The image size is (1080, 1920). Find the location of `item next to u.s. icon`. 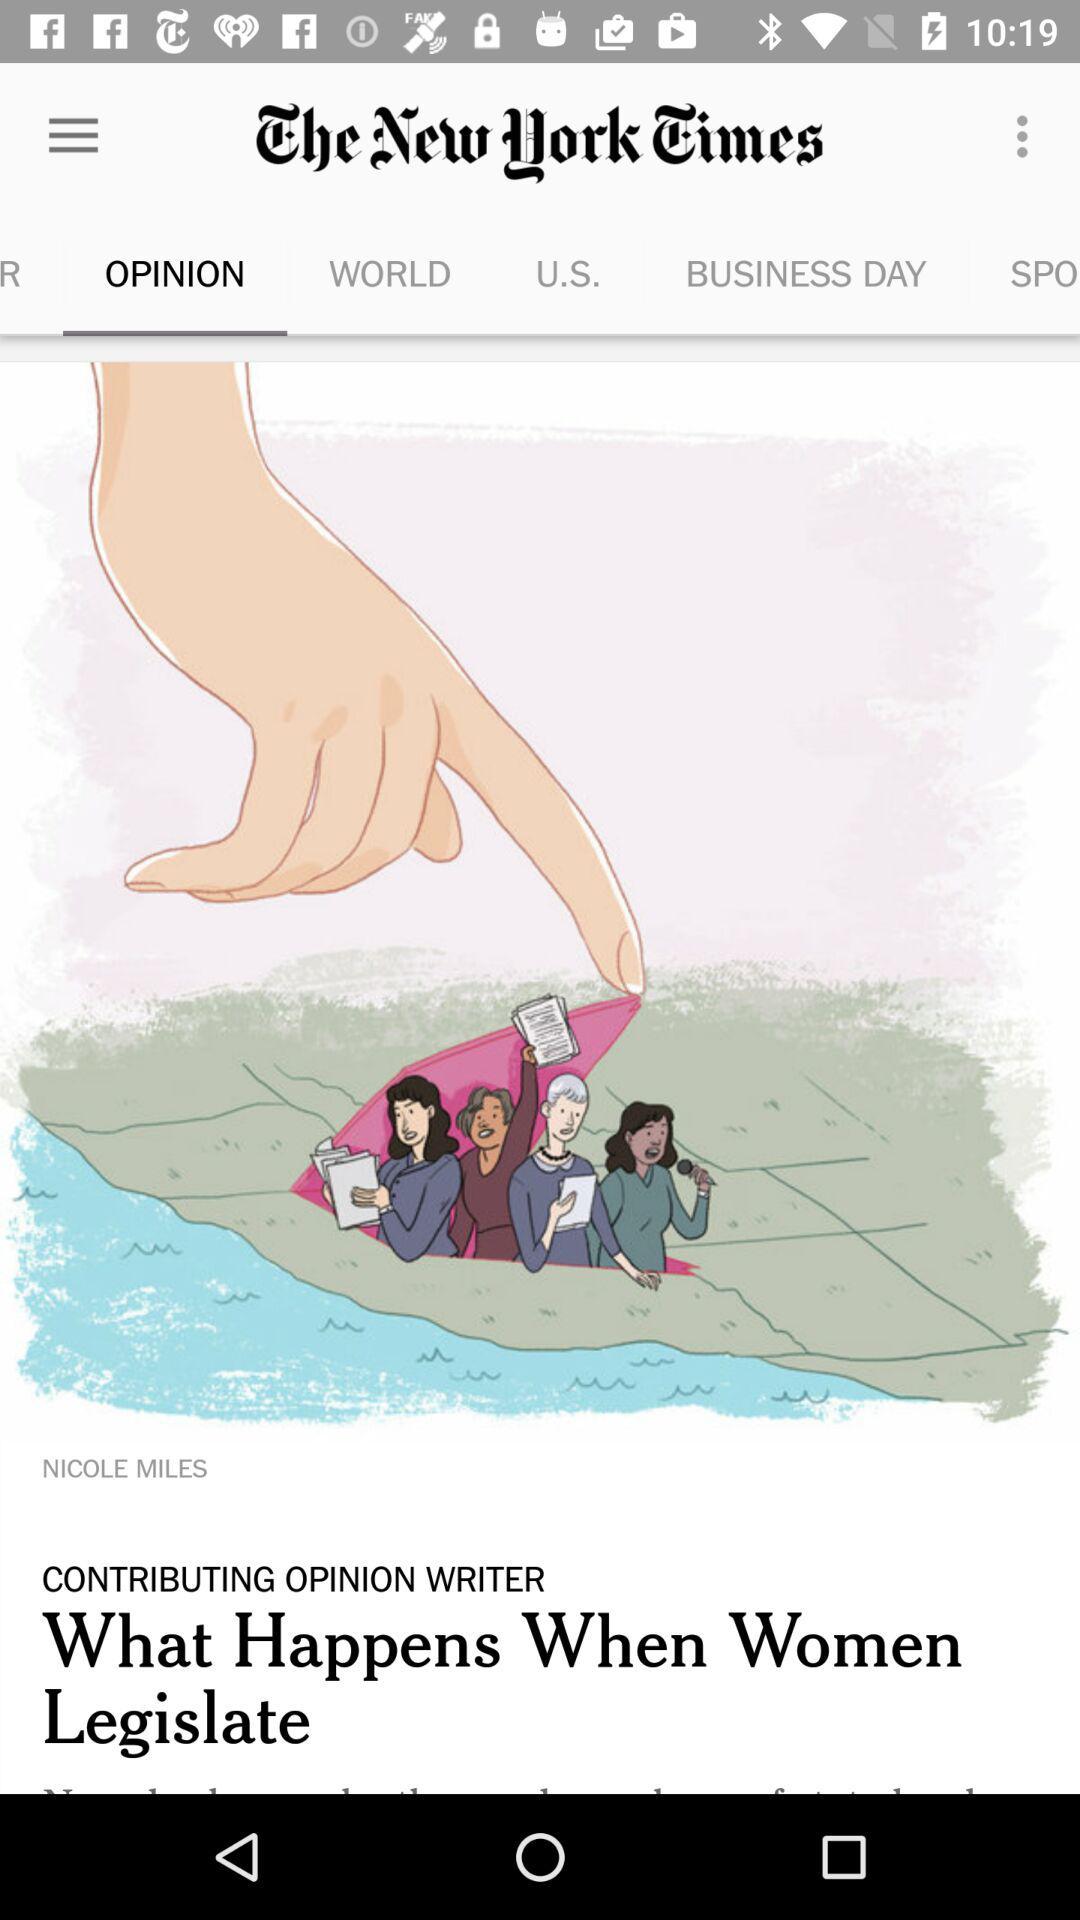

item next to u.s. icon is located at coordinates (804, 272).